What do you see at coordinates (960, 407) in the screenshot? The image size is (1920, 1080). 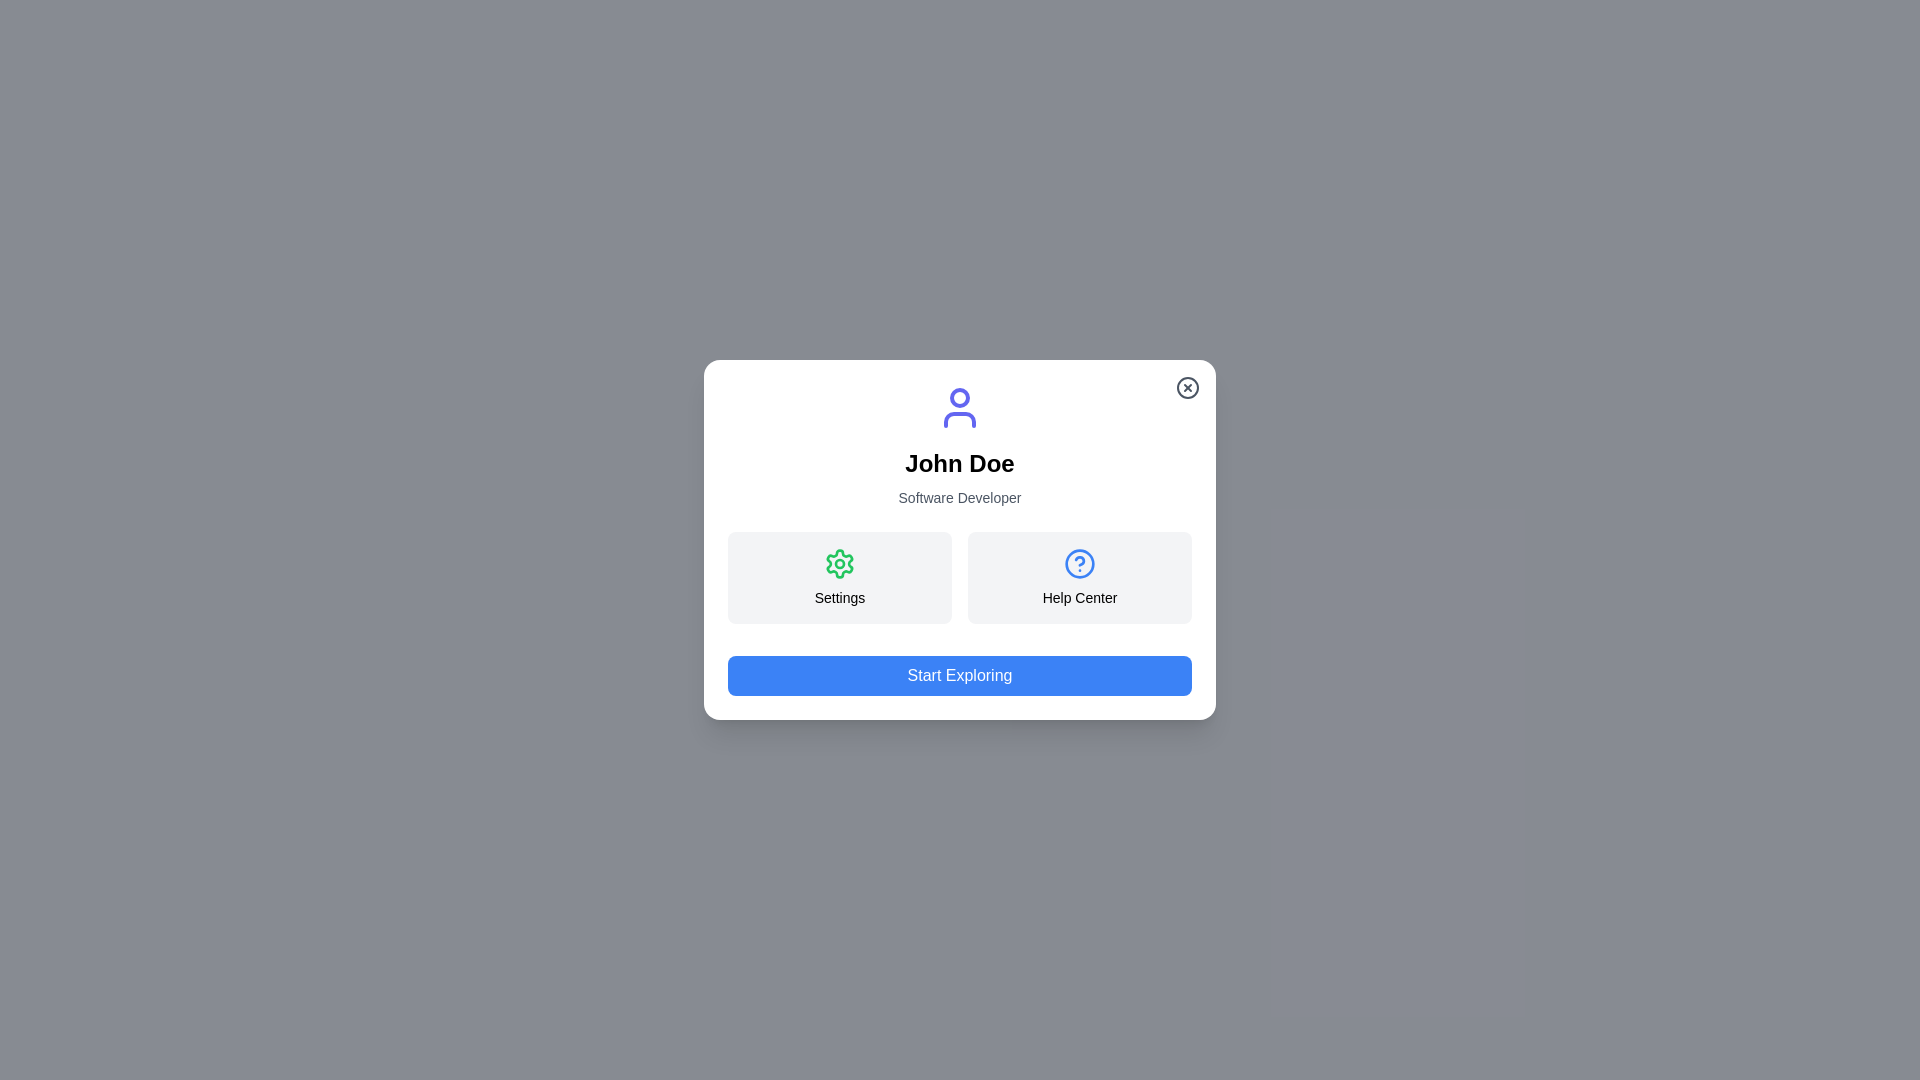 I see `the user profile icon, which is centrally located above the text 'John Doe' and 'Software Developer' in the user information card` at bounding box center [960, 407].